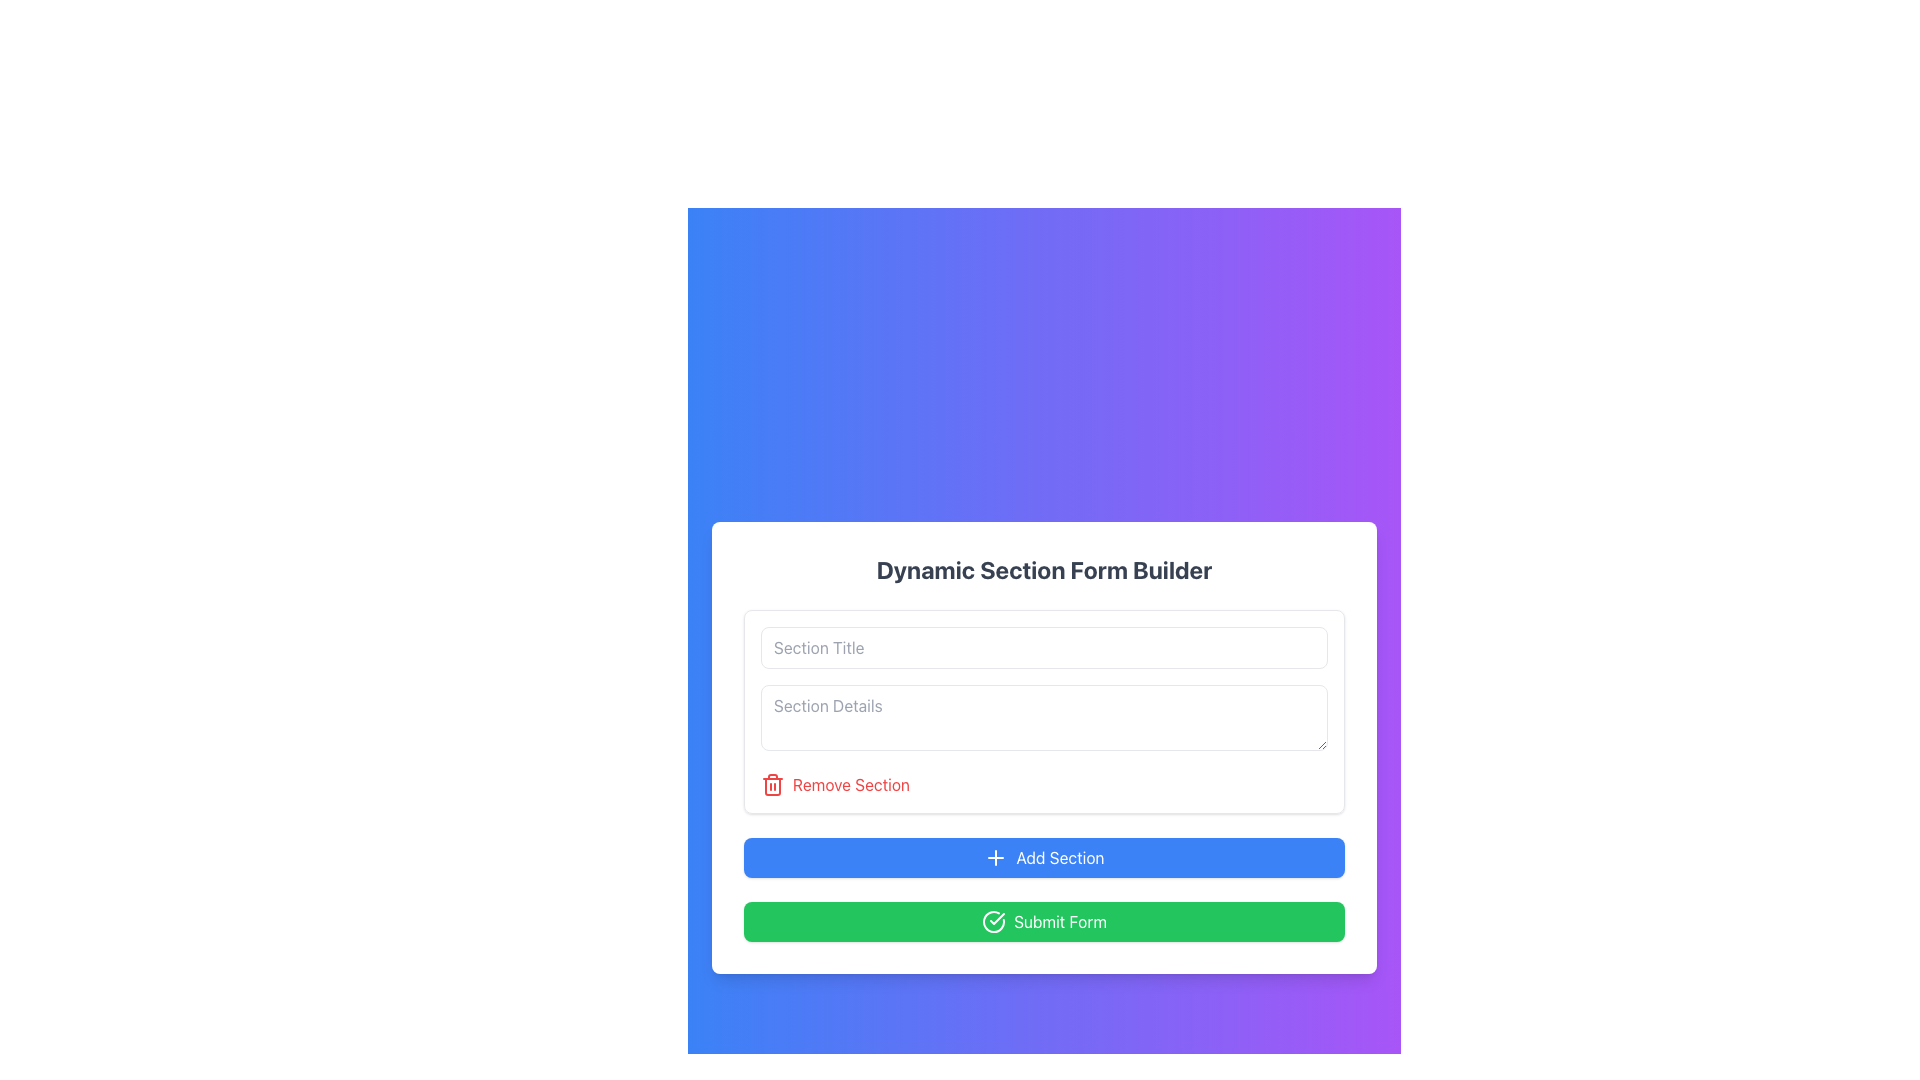  Describe the element at coordinates (996, 856) in the screenshot. I see `the small, cross-shaped '+' icon located to the left of the 'Add Section' button, which enhances the button's functionality` at that location.